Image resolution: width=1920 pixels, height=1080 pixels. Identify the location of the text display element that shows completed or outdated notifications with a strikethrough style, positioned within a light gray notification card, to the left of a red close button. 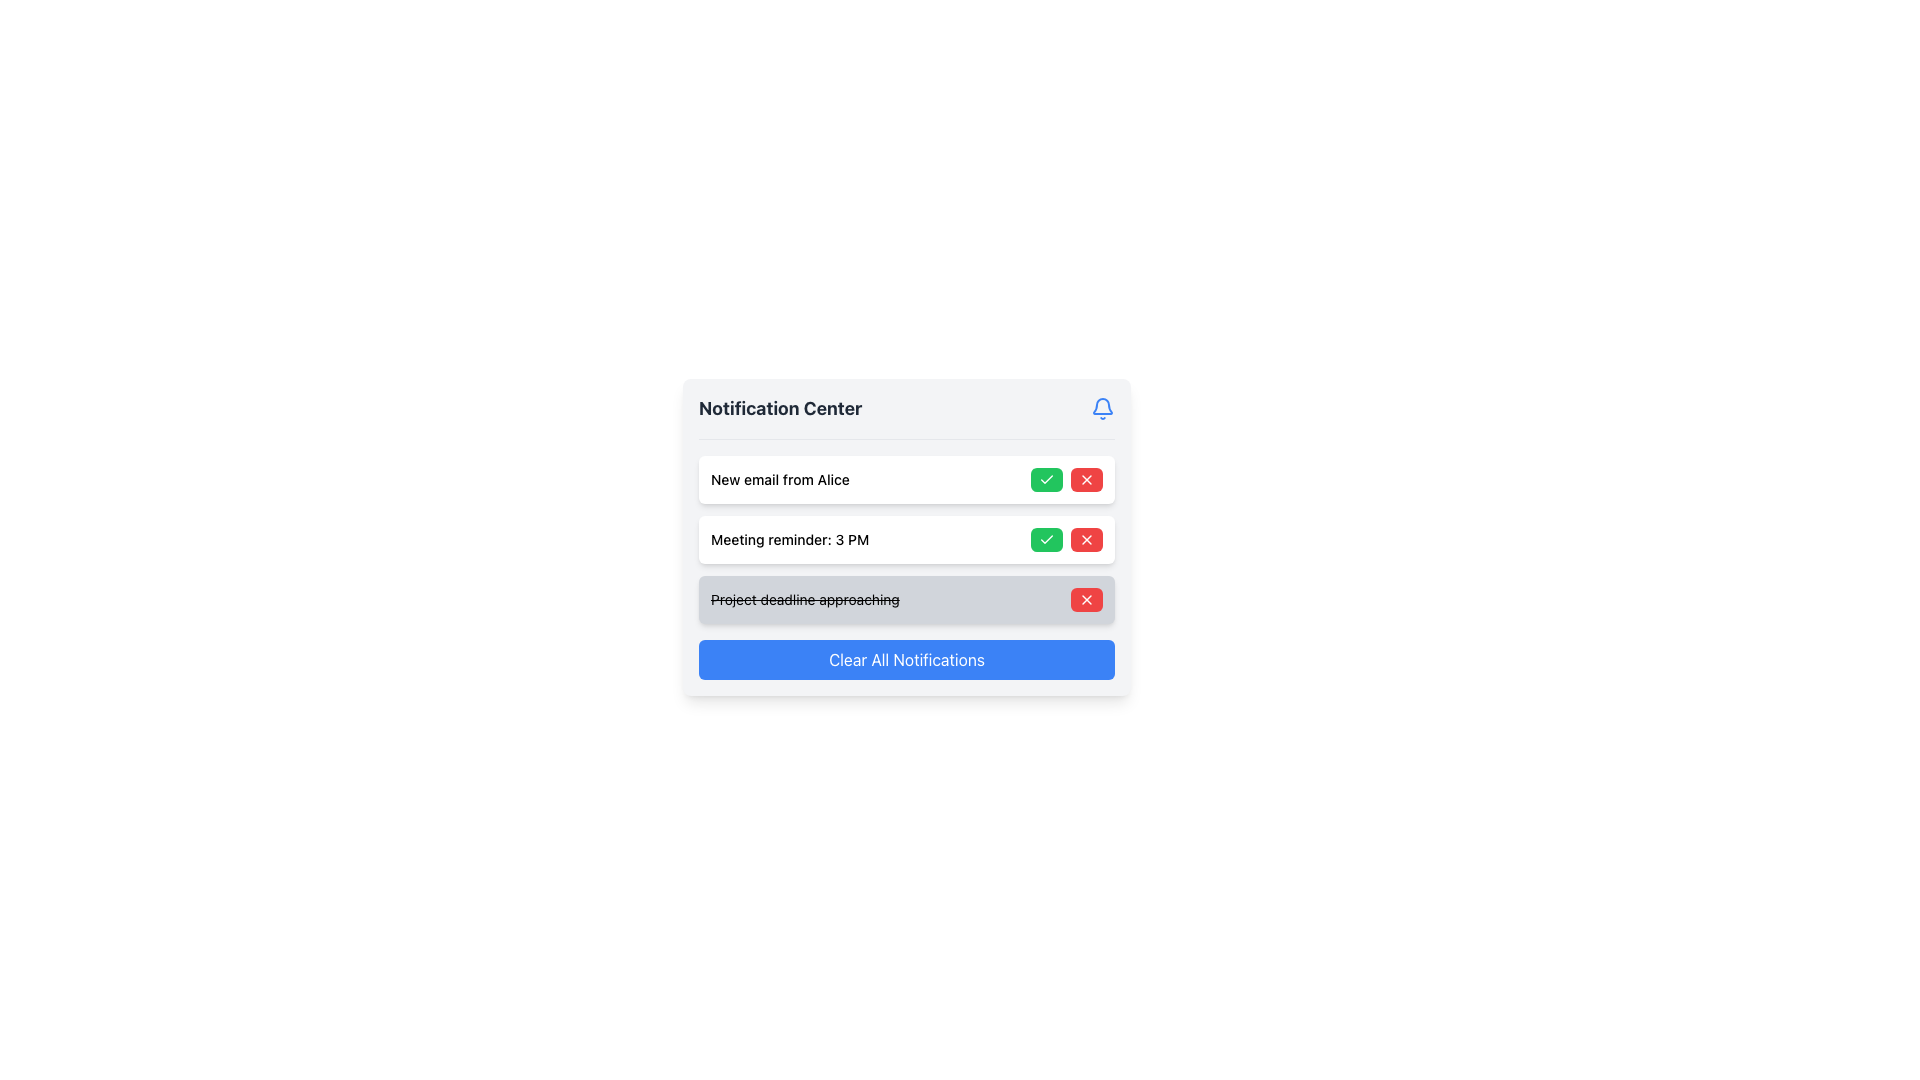
(805, 599).